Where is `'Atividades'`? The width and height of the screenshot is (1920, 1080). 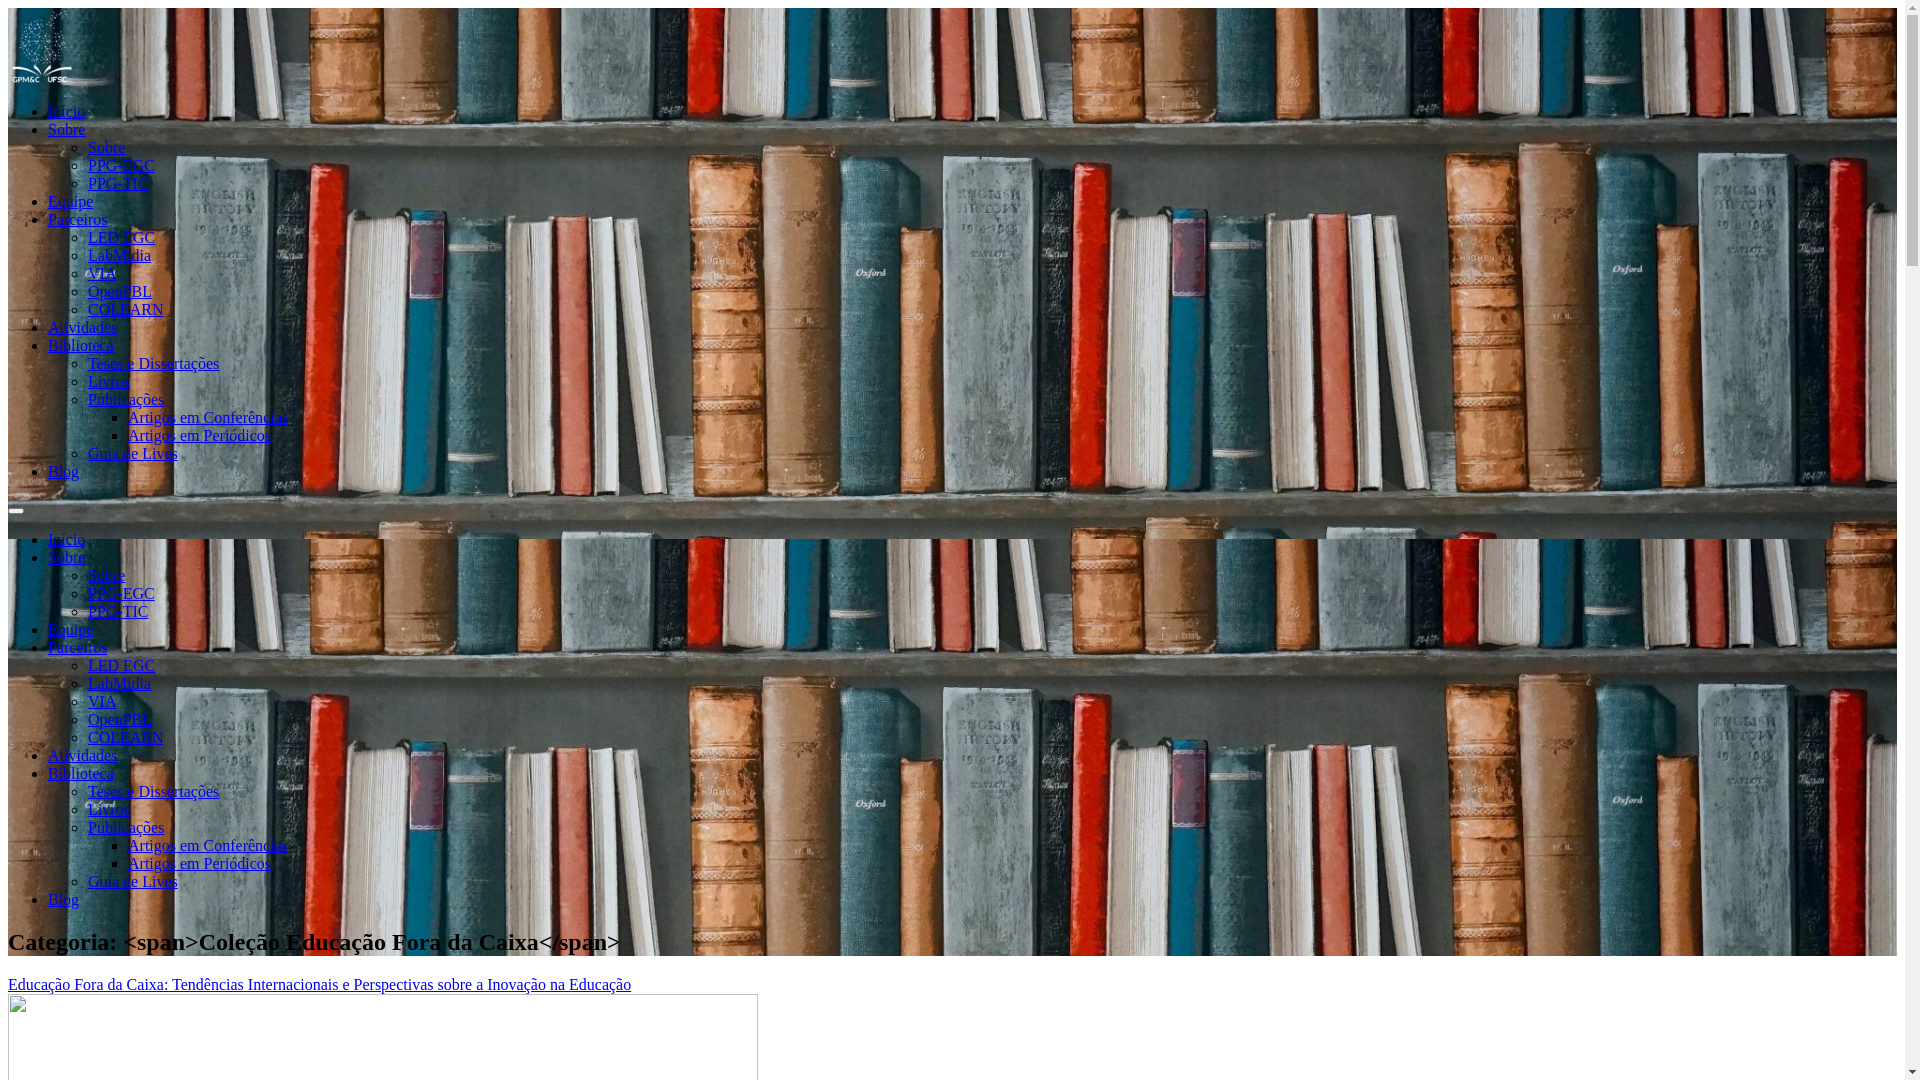
'Atividades' is located at coordinates (81, 326).